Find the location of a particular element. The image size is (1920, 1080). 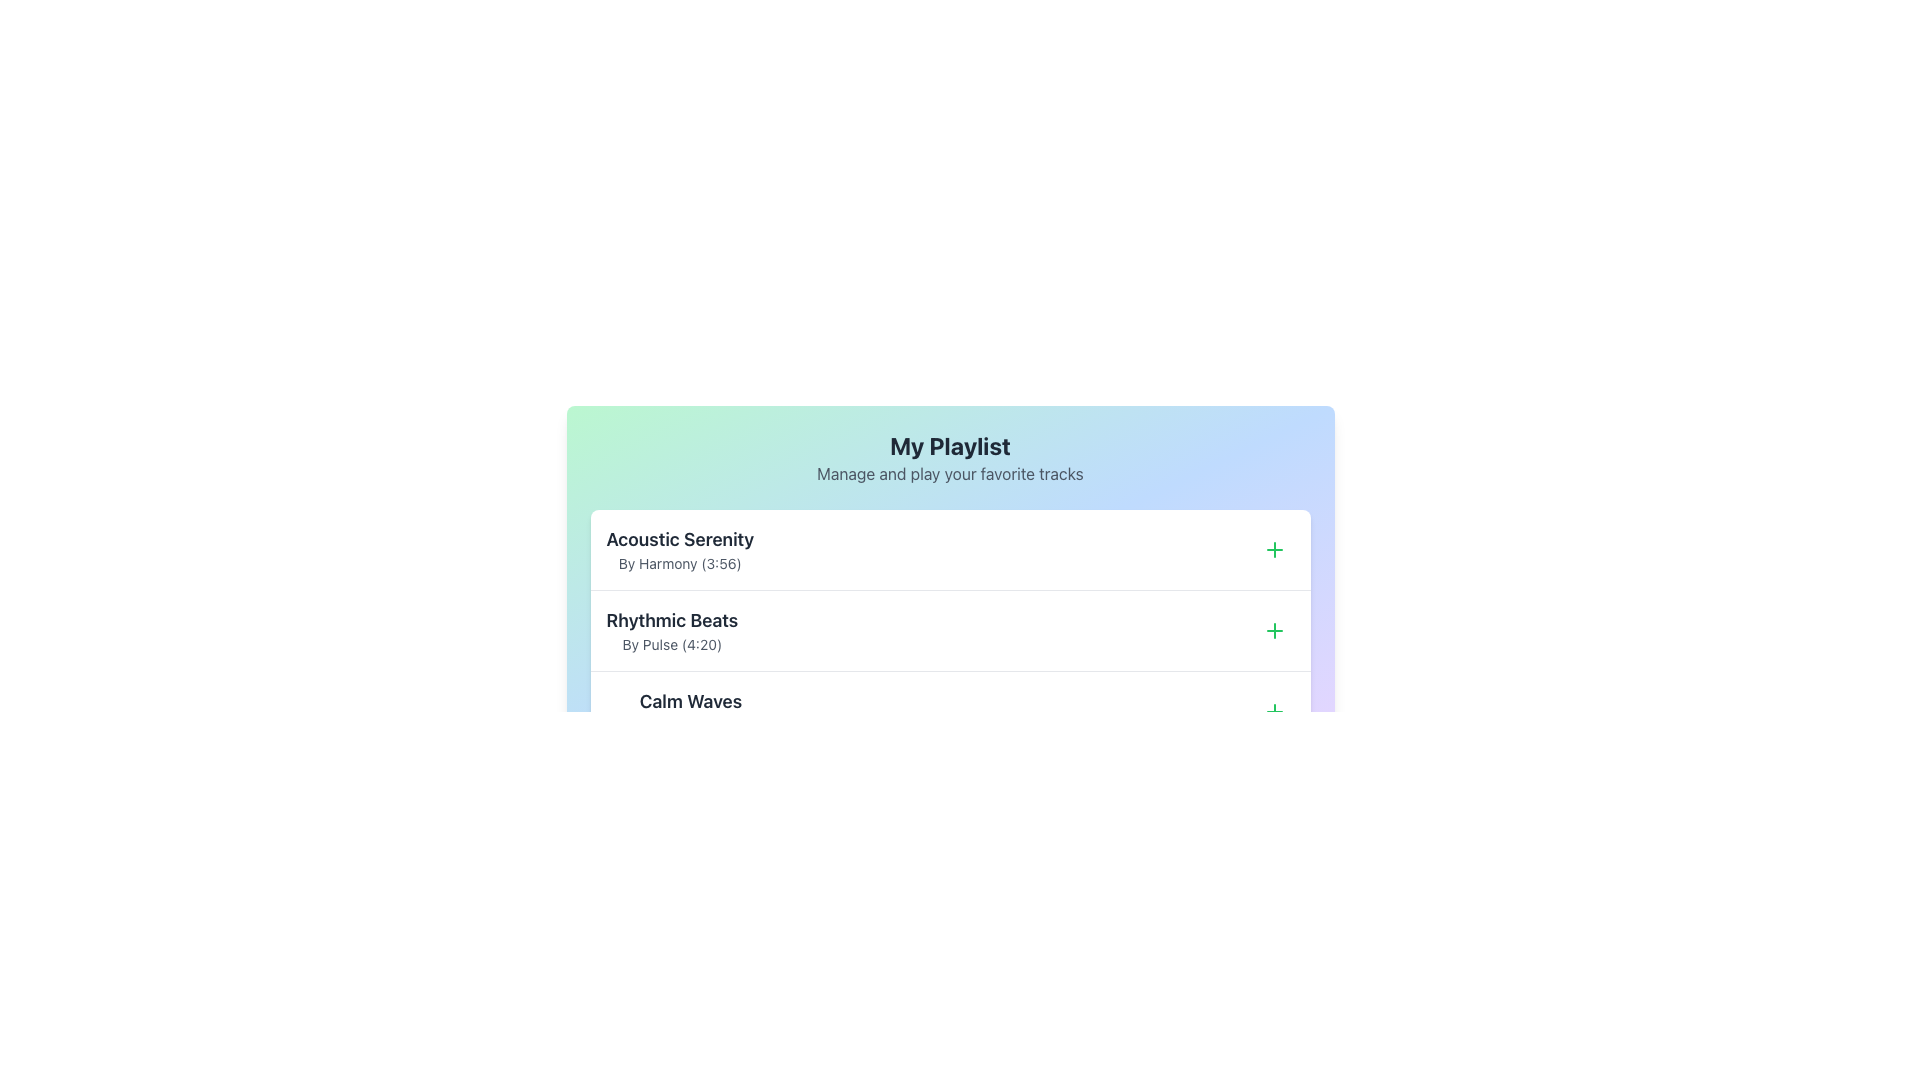

metadata text element that specifies the creator (Pulse) and the track duration (4:20) located underneath the title 'Rhythmic Beats' is located at coordinates (672, 644).